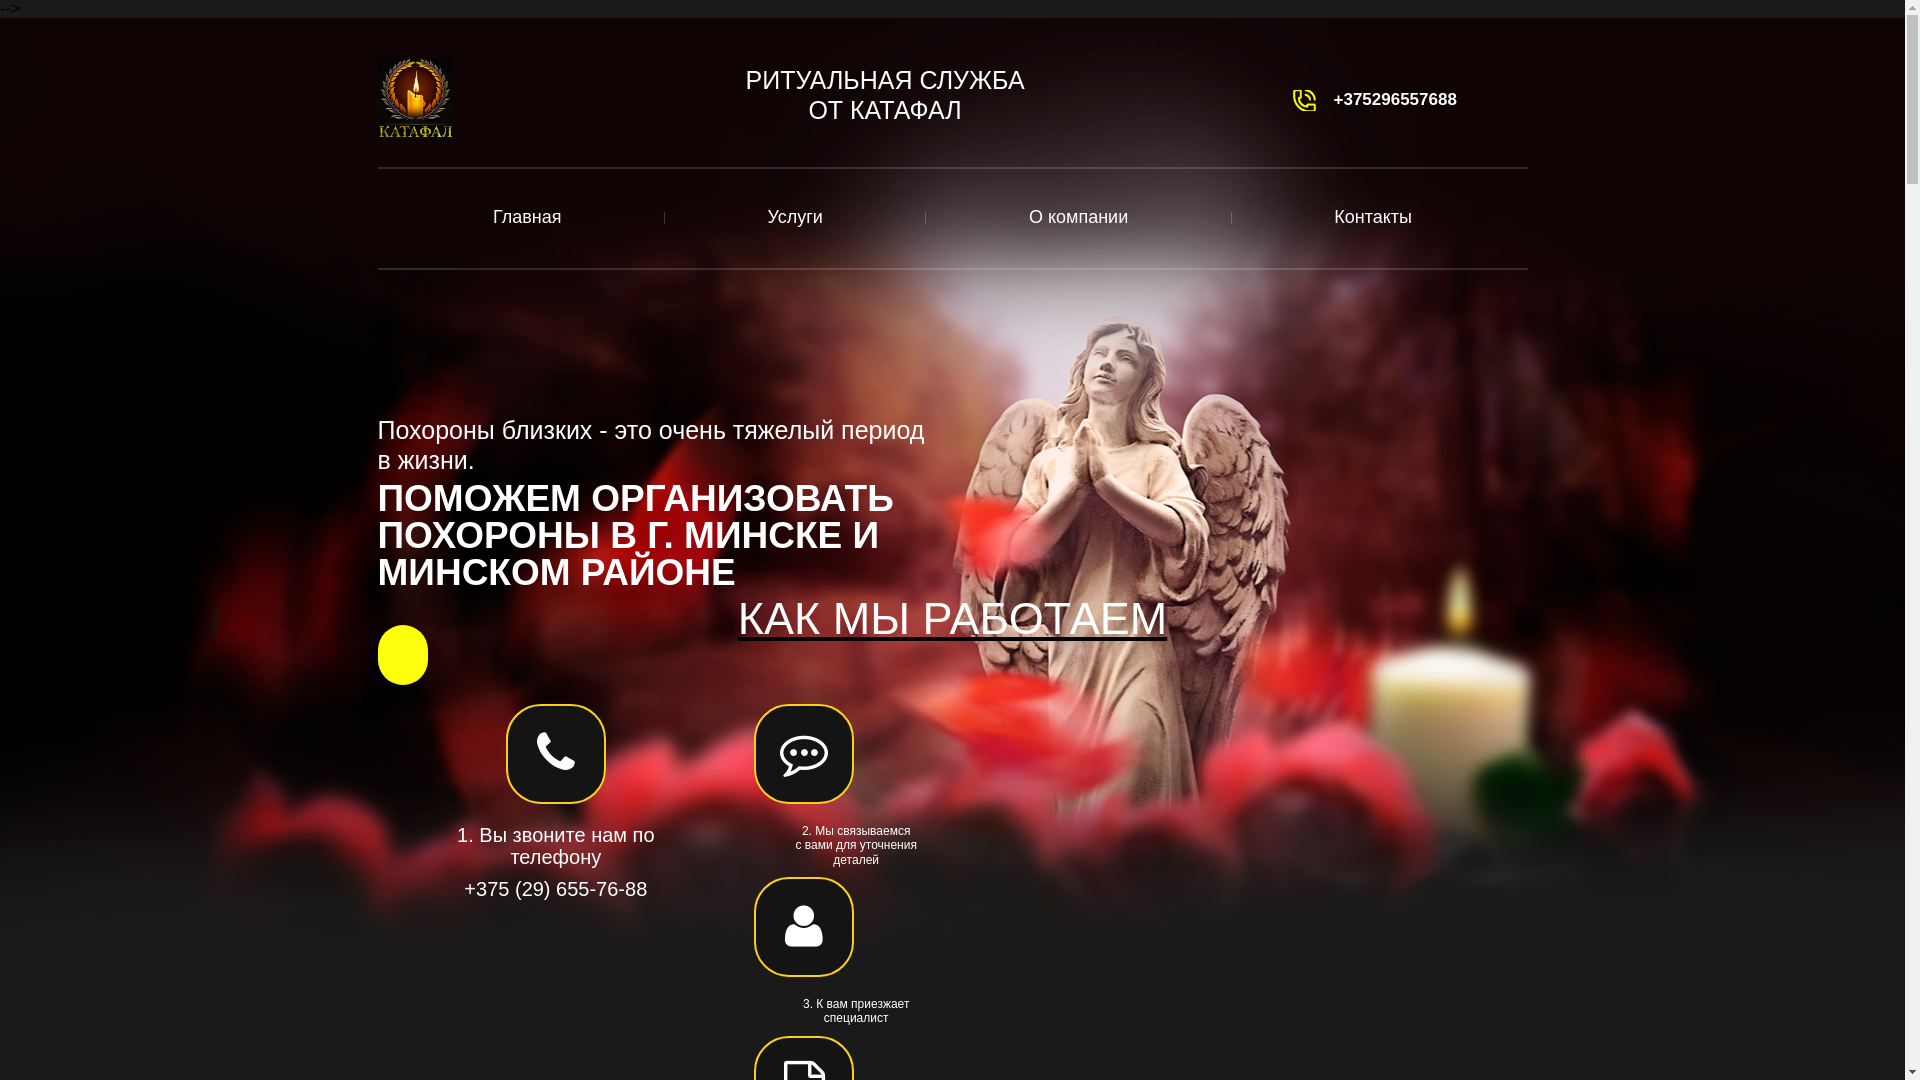 The height and width of the screenshot is (1080, 1920). I want to click on '+375296557688', so click(1334, 99).